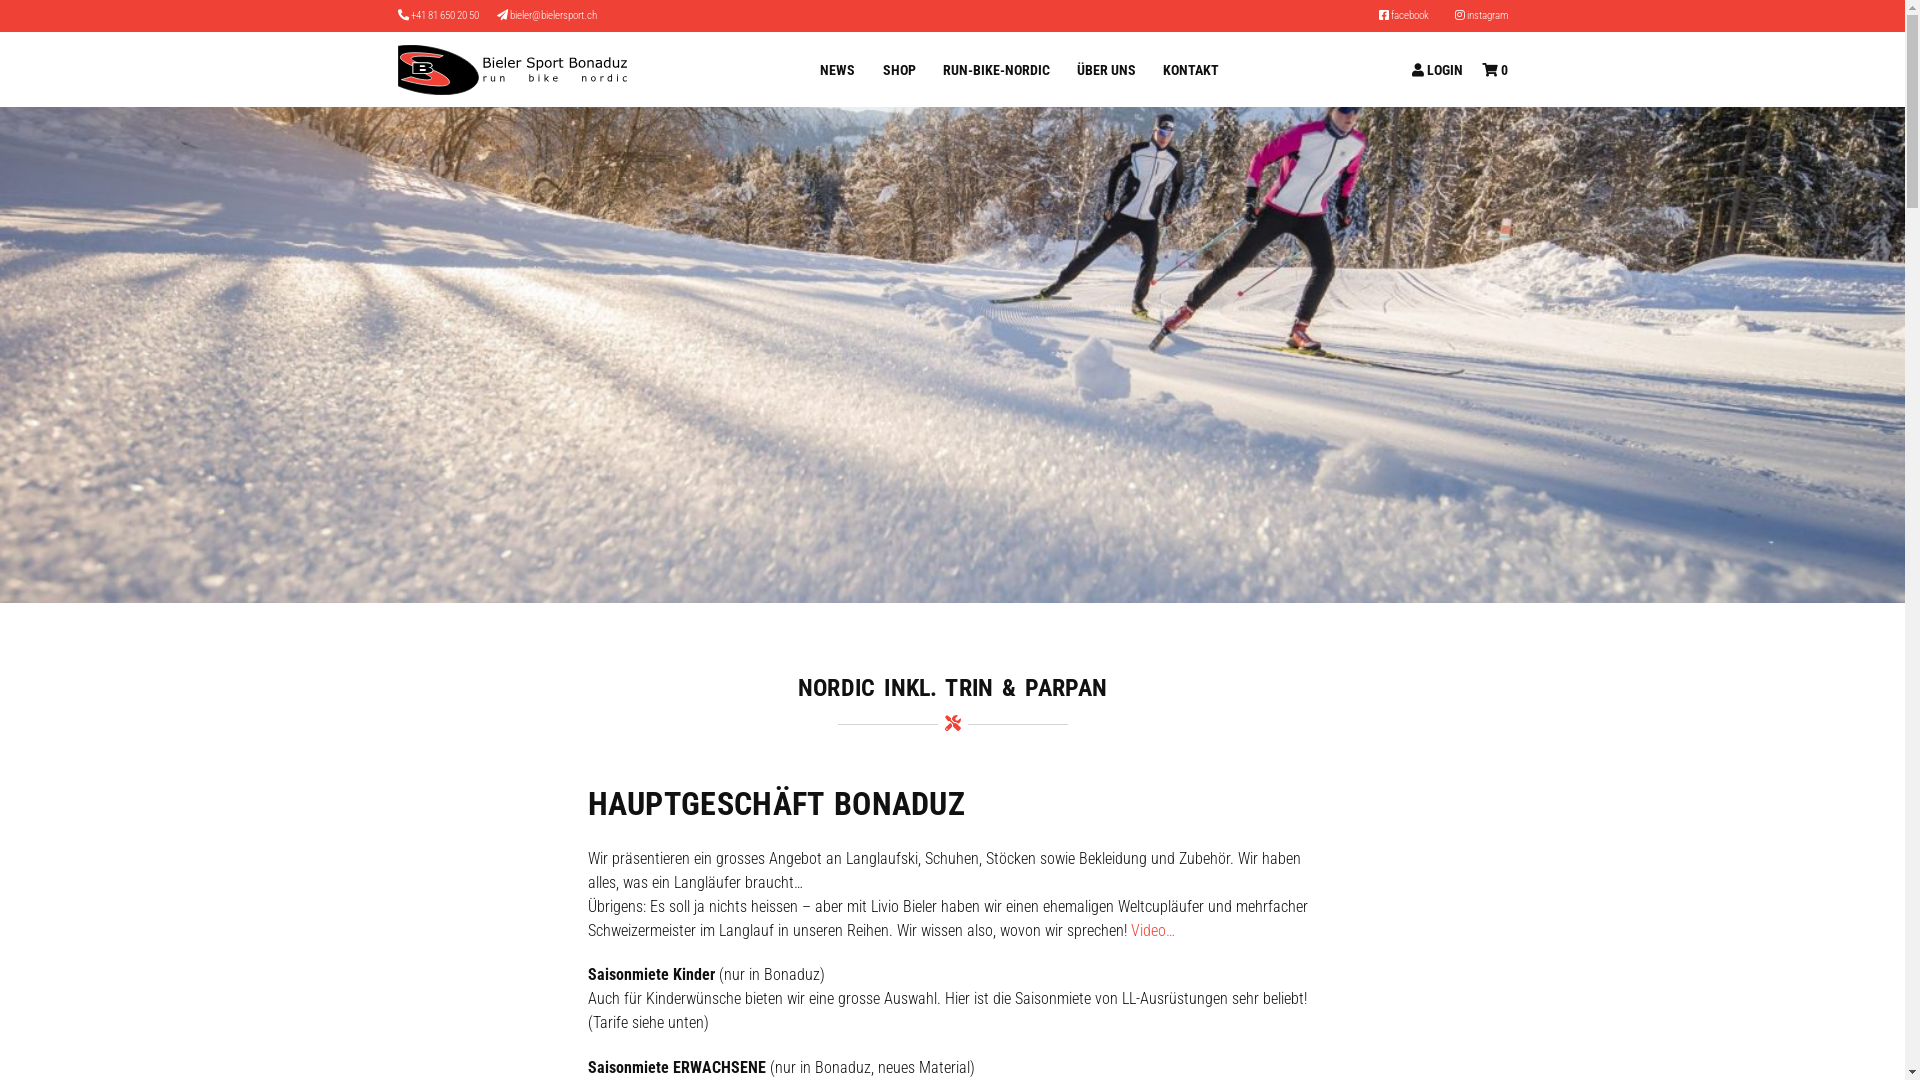 This screenshot has height=1080, width=1920. Describe the element at coordinates (1162, 68) in the screenshot. I see `'KONTAKT'` at that location.